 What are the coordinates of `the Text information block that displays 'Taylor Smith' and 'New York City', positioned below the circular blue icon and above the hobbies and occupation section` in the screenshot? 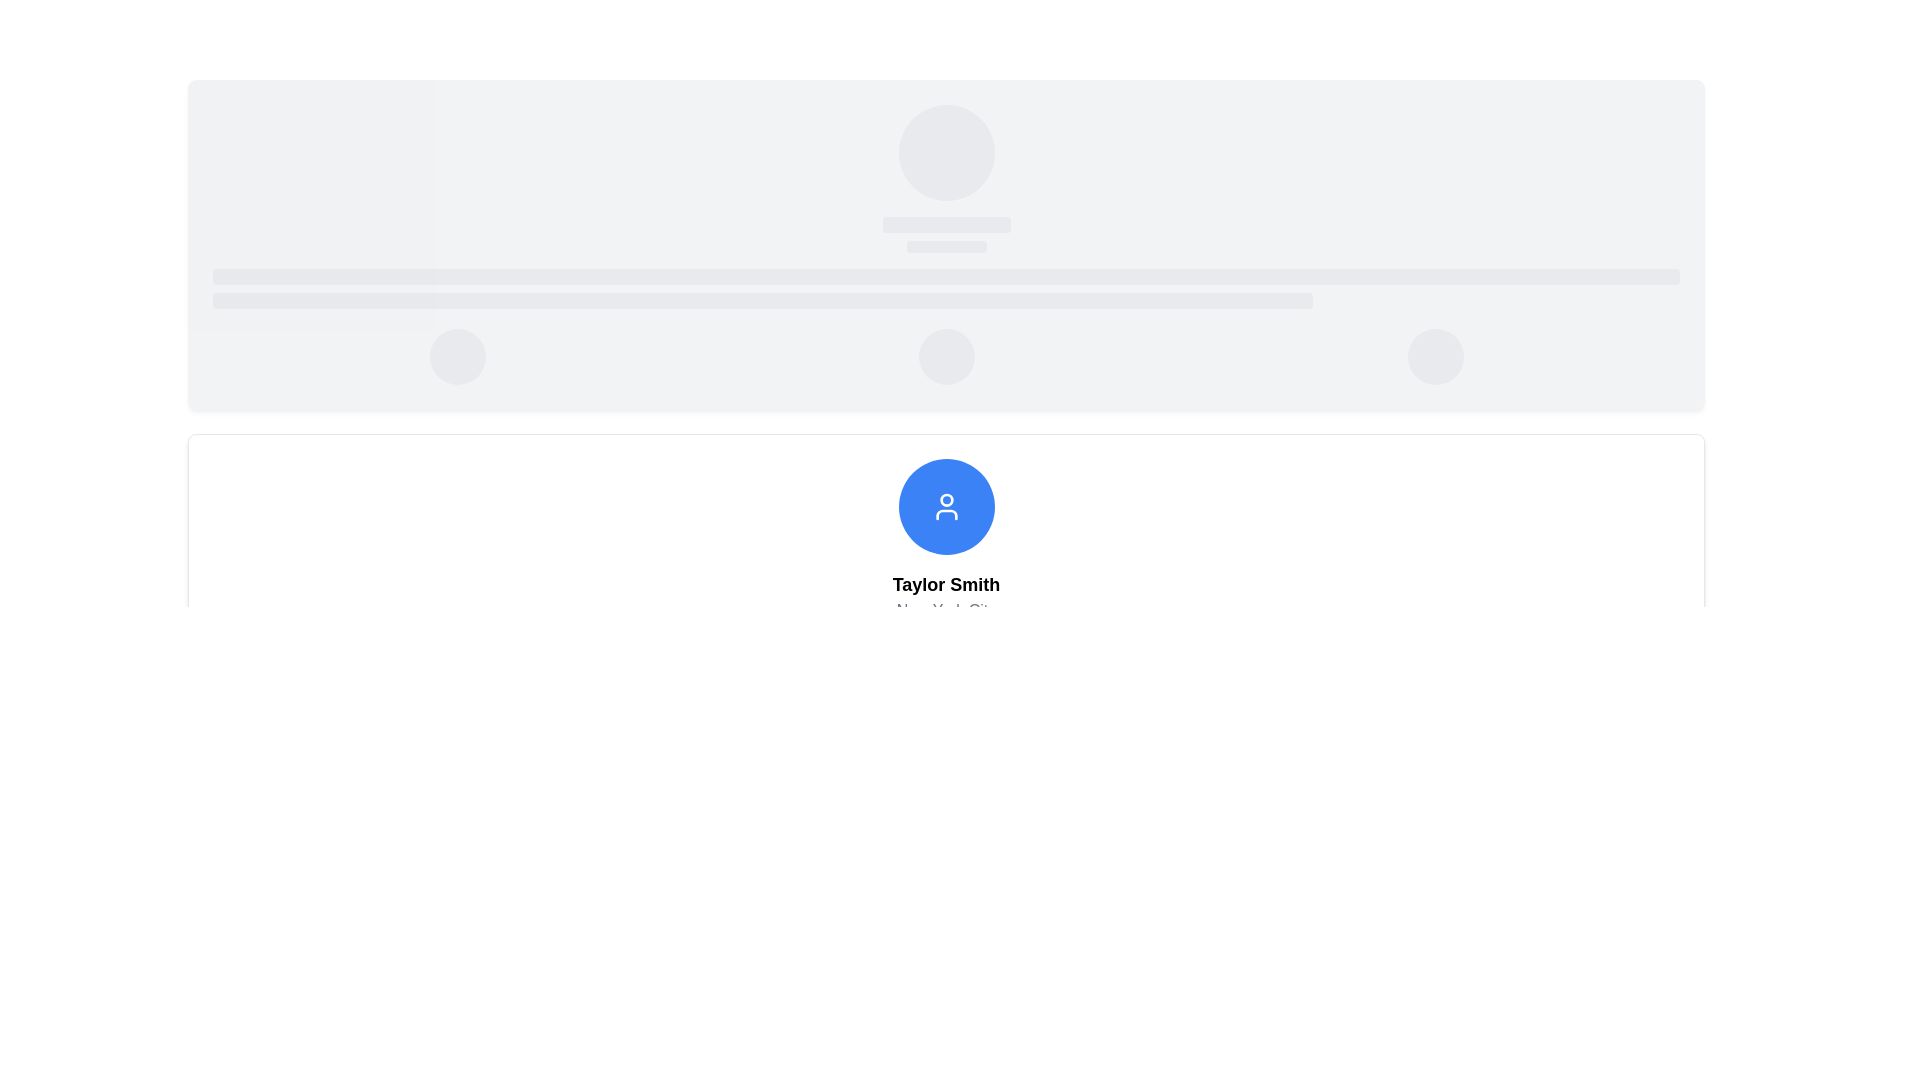 It's located at (945, 596).